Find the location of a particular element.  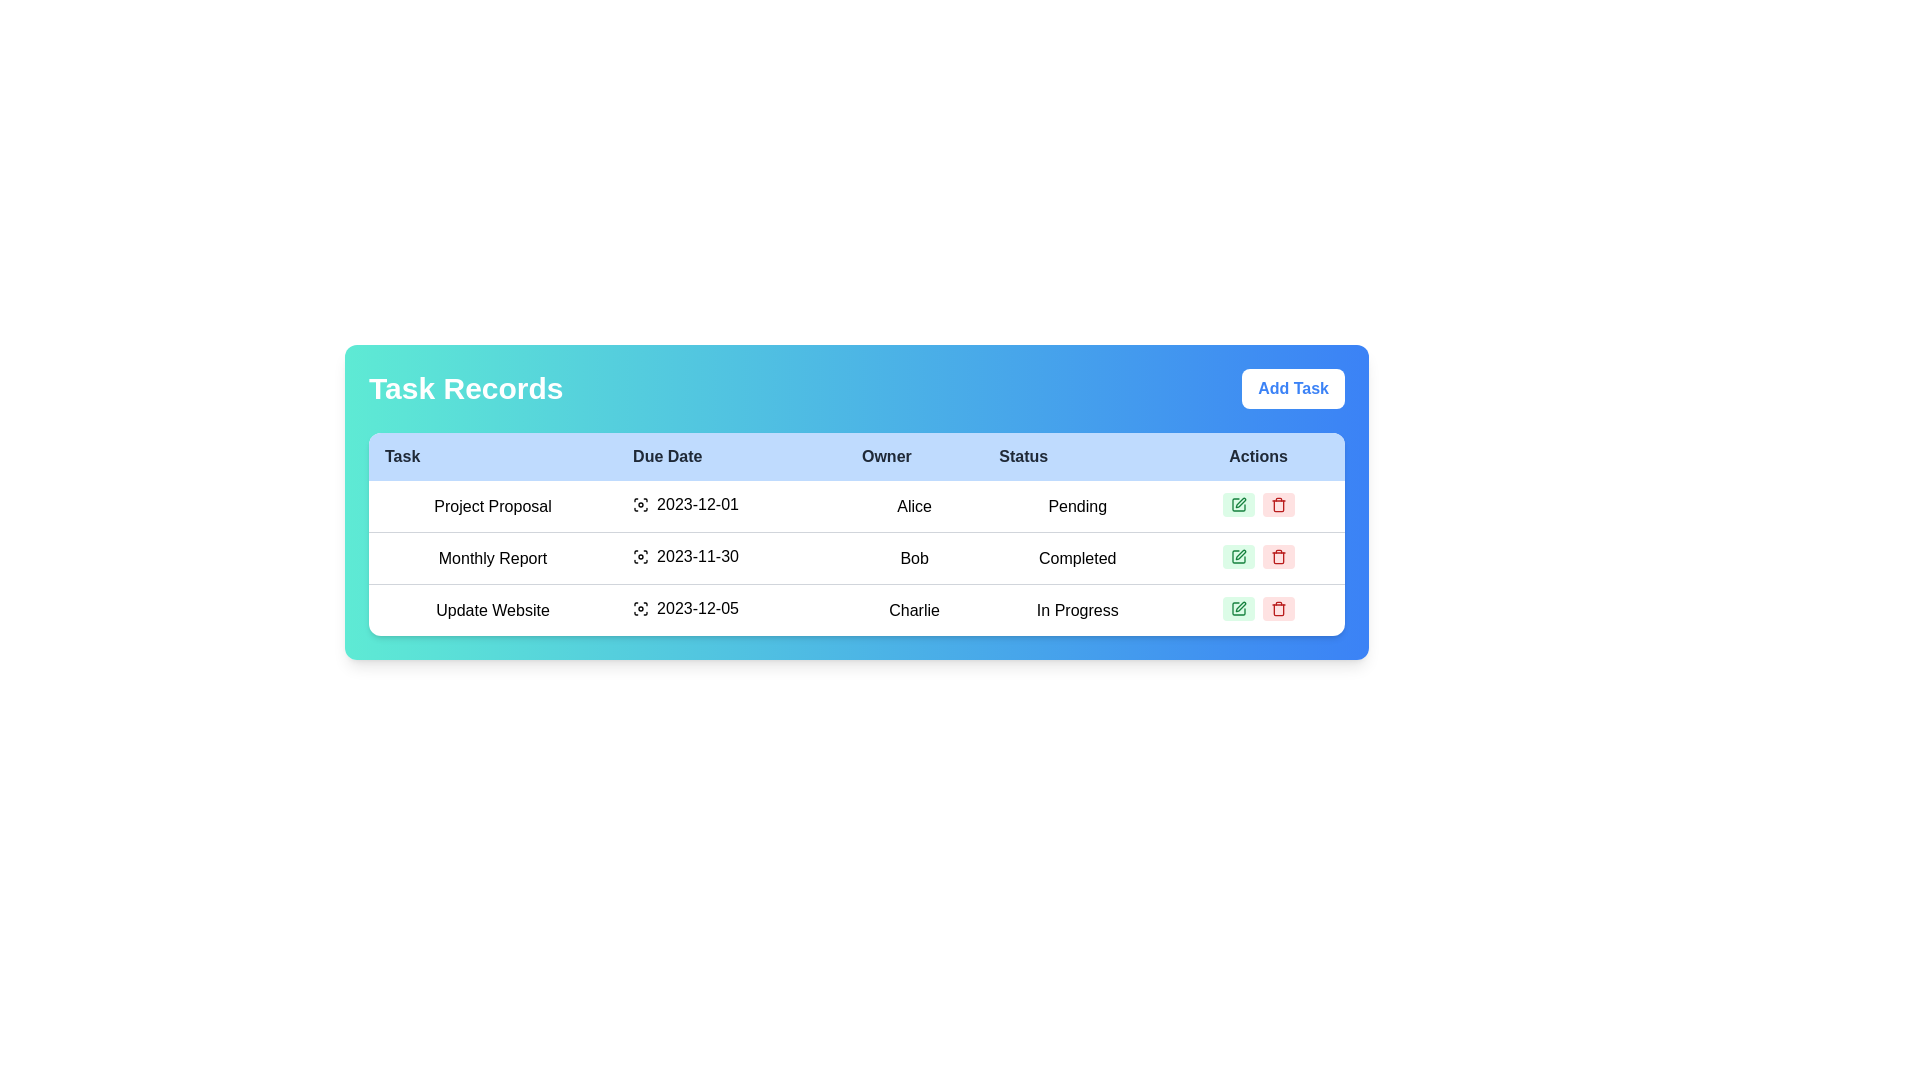

the table header row with light blue background containing the column headers 'Task', 'Due Date', 'Owner', 'Status', and 'Actions' is located at coordinates (857, 456).